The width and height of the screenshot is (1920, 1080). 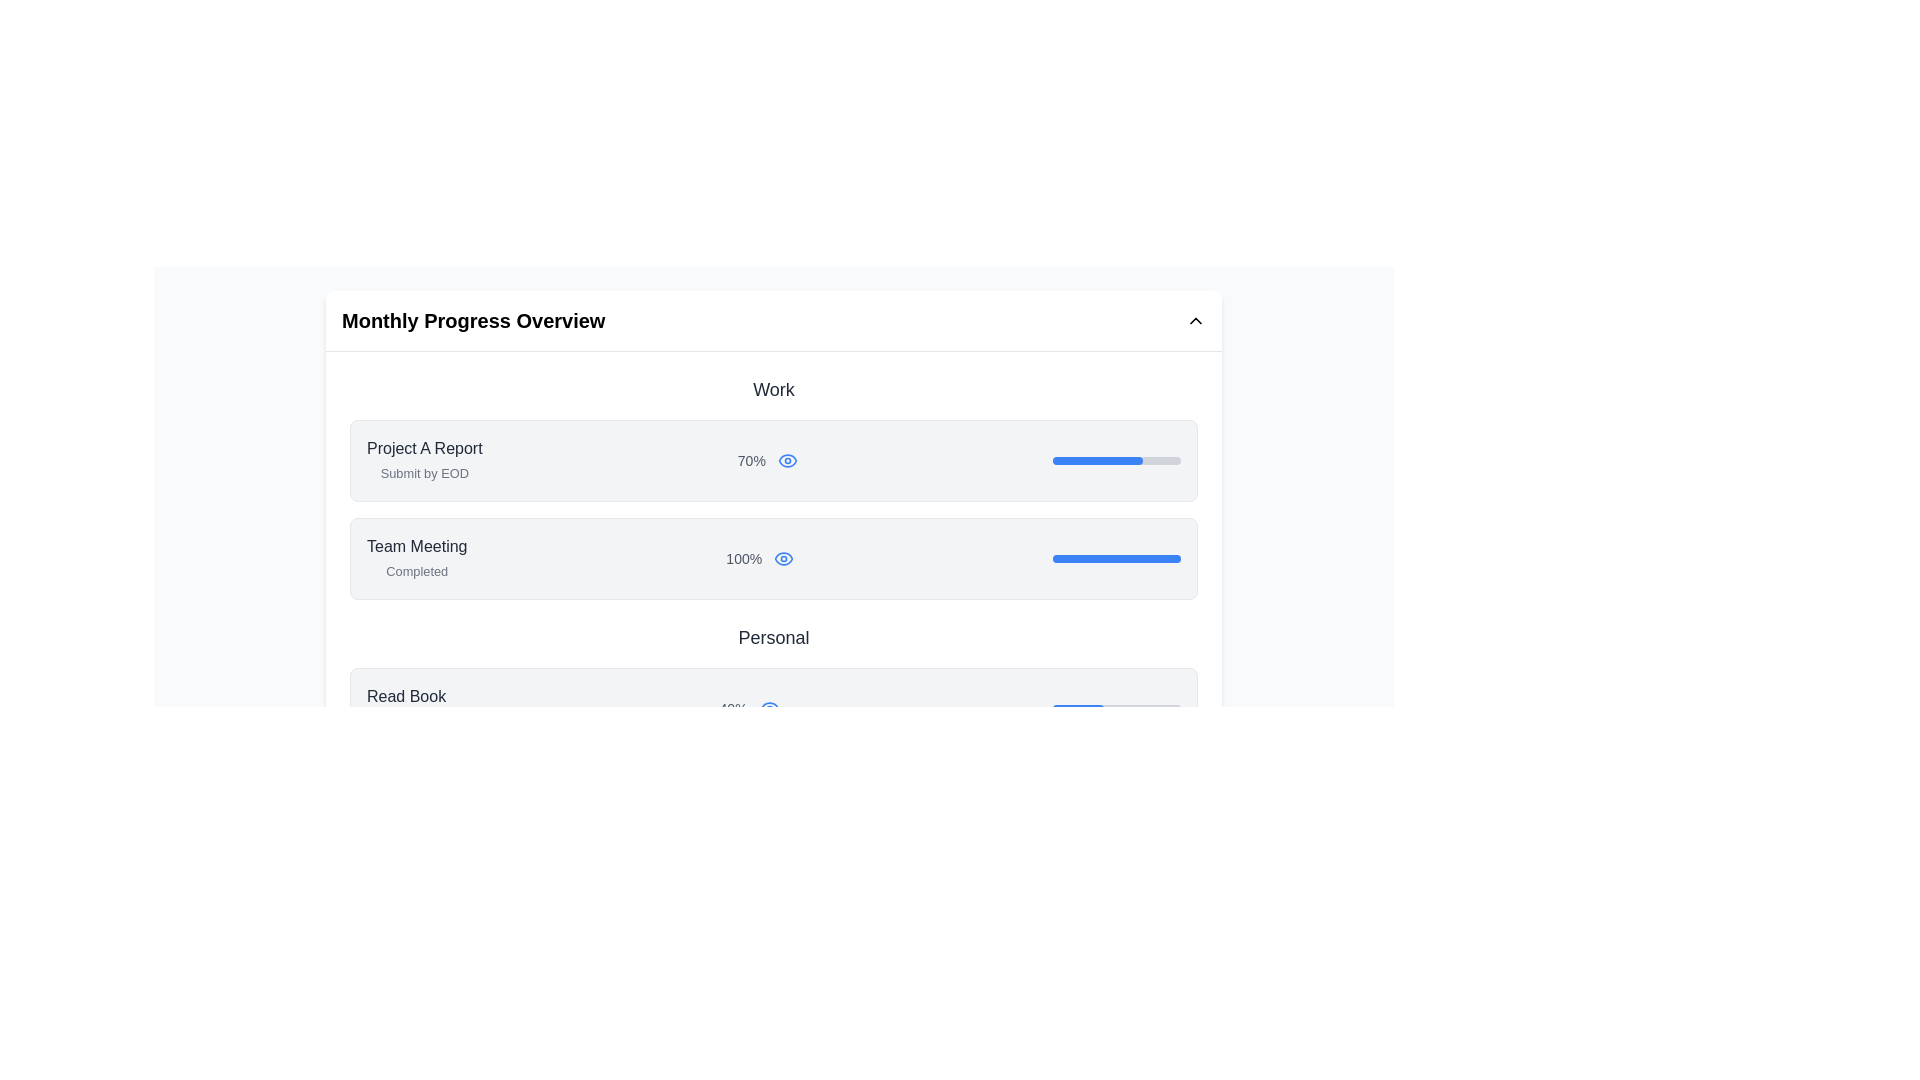 What do you see at coordinates (1116, 461) in the screenshot?
I see `the horizontal rectangular progress bar with a light gray background and blue filled portion indicating 70%, located within the 'Project A Report' task card` at bounding box center [1116, 461].